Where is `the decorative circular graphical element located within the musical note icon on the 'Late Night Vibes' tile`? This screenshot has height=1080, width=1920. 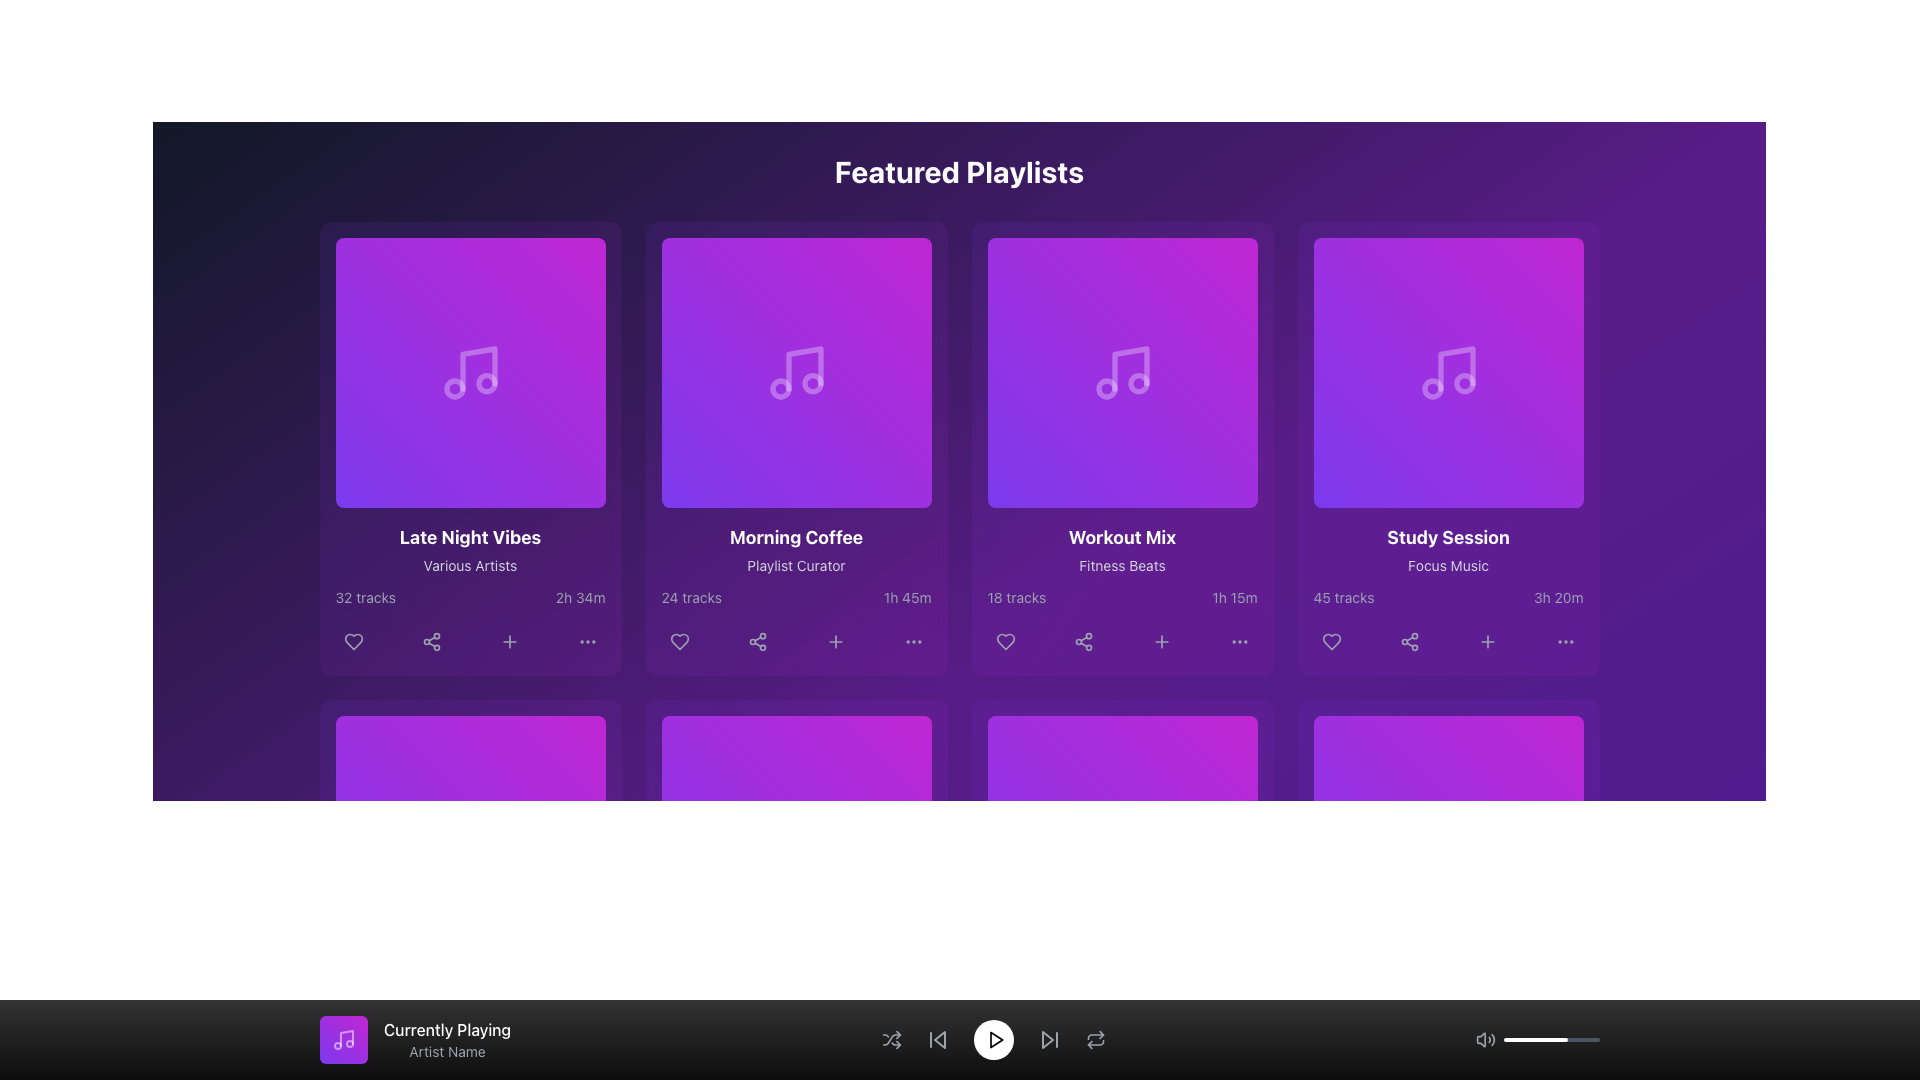
the decorative circular graphical element located within the musical note icon on the 'Late Night Vibes' tile is located at coordinates (486, 383).